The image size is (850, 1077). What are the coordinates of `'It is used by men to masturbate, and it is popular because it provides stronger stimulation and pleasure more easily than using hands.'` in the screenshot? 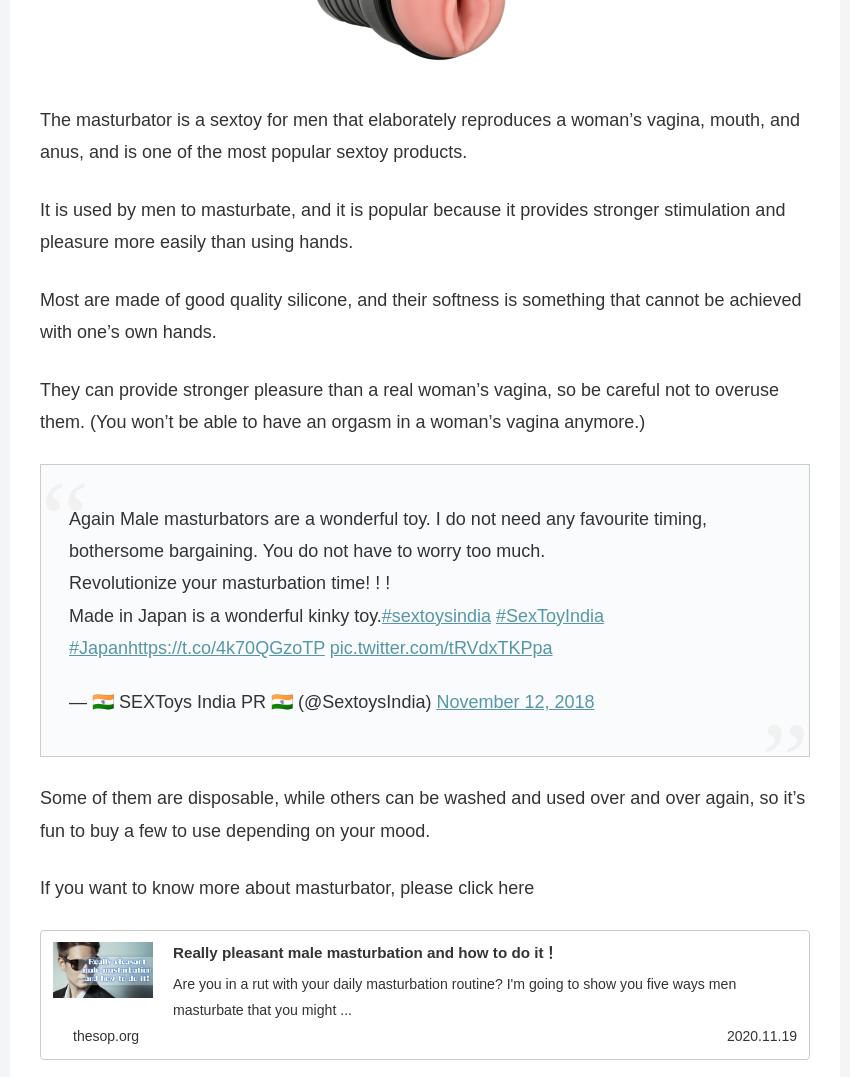 It's located at (412, 226).